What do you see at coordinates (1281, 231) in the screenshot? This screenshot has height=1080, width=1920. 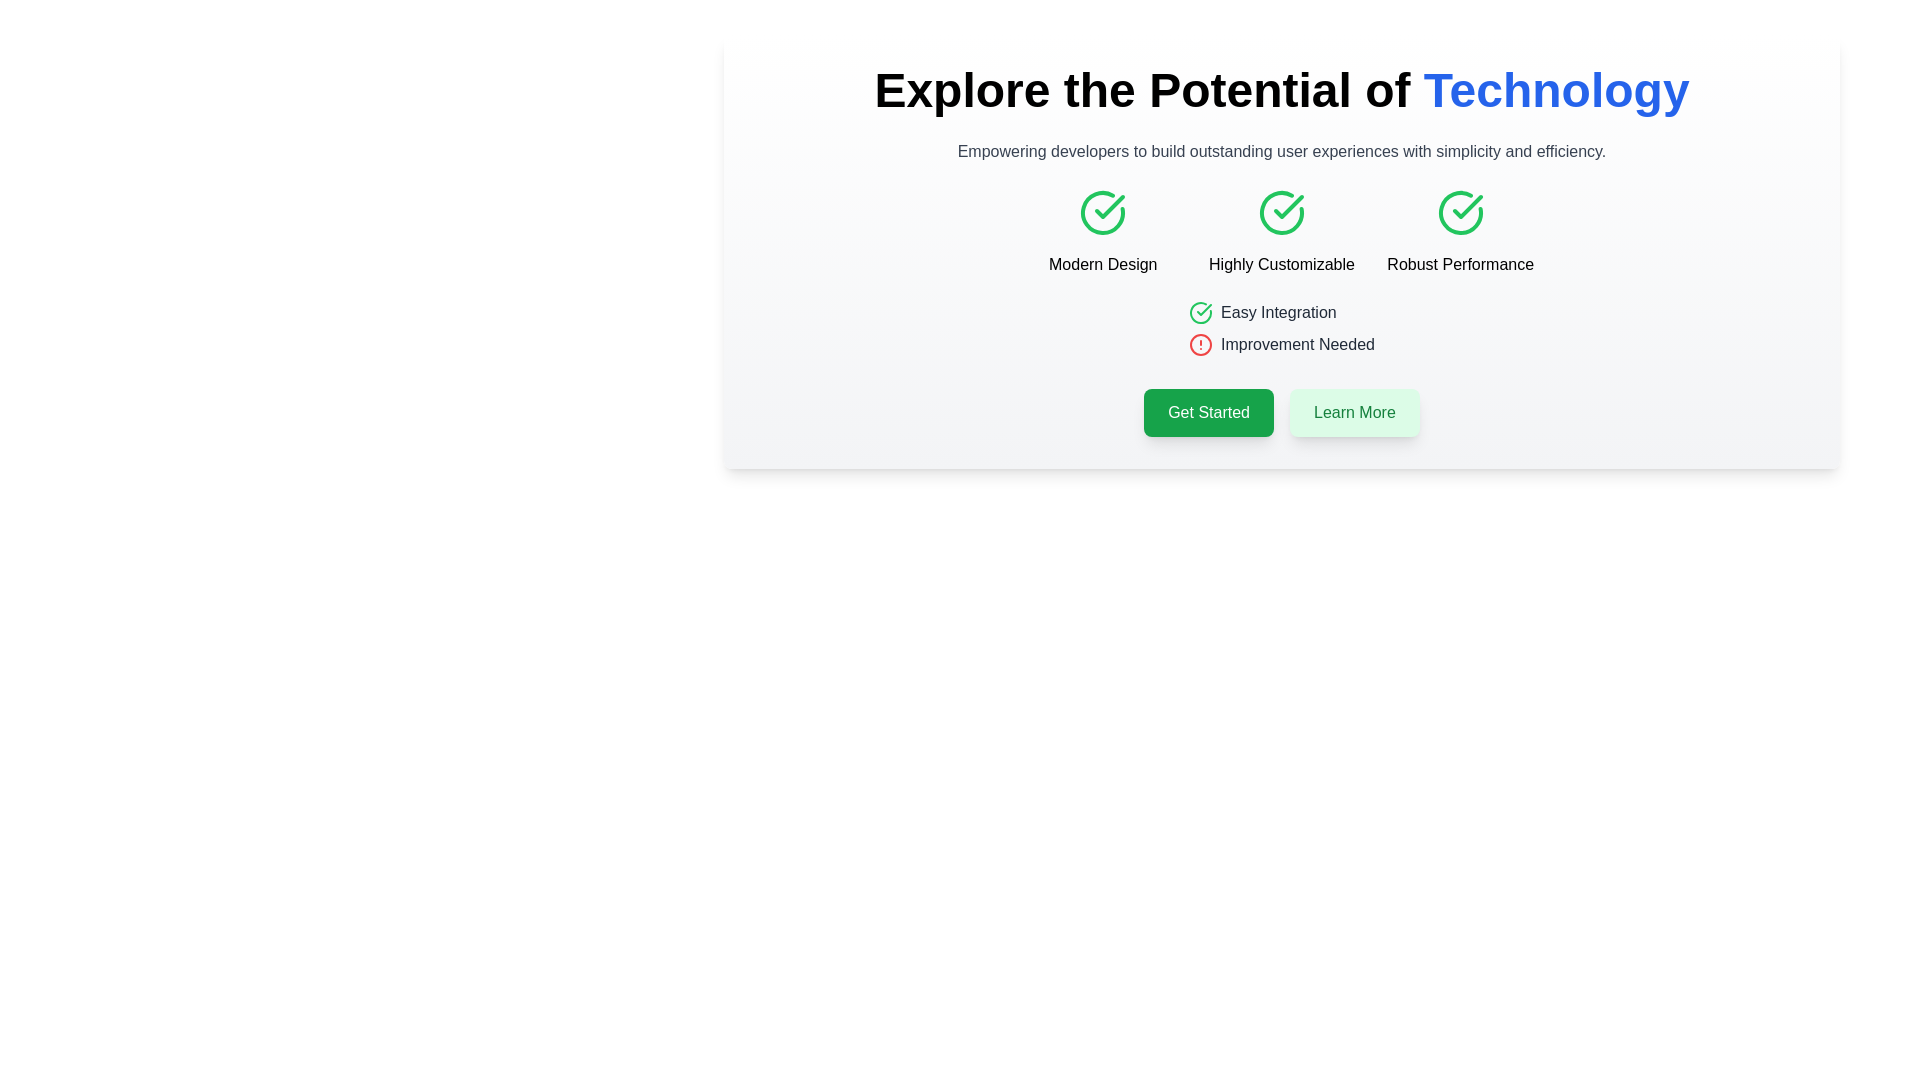 I see `the grid element containing the green checkmark icons and text labels 'Modern Design', 'Highly Customizable', and 'Robust Performance'` at bounding box center [1281, 231].